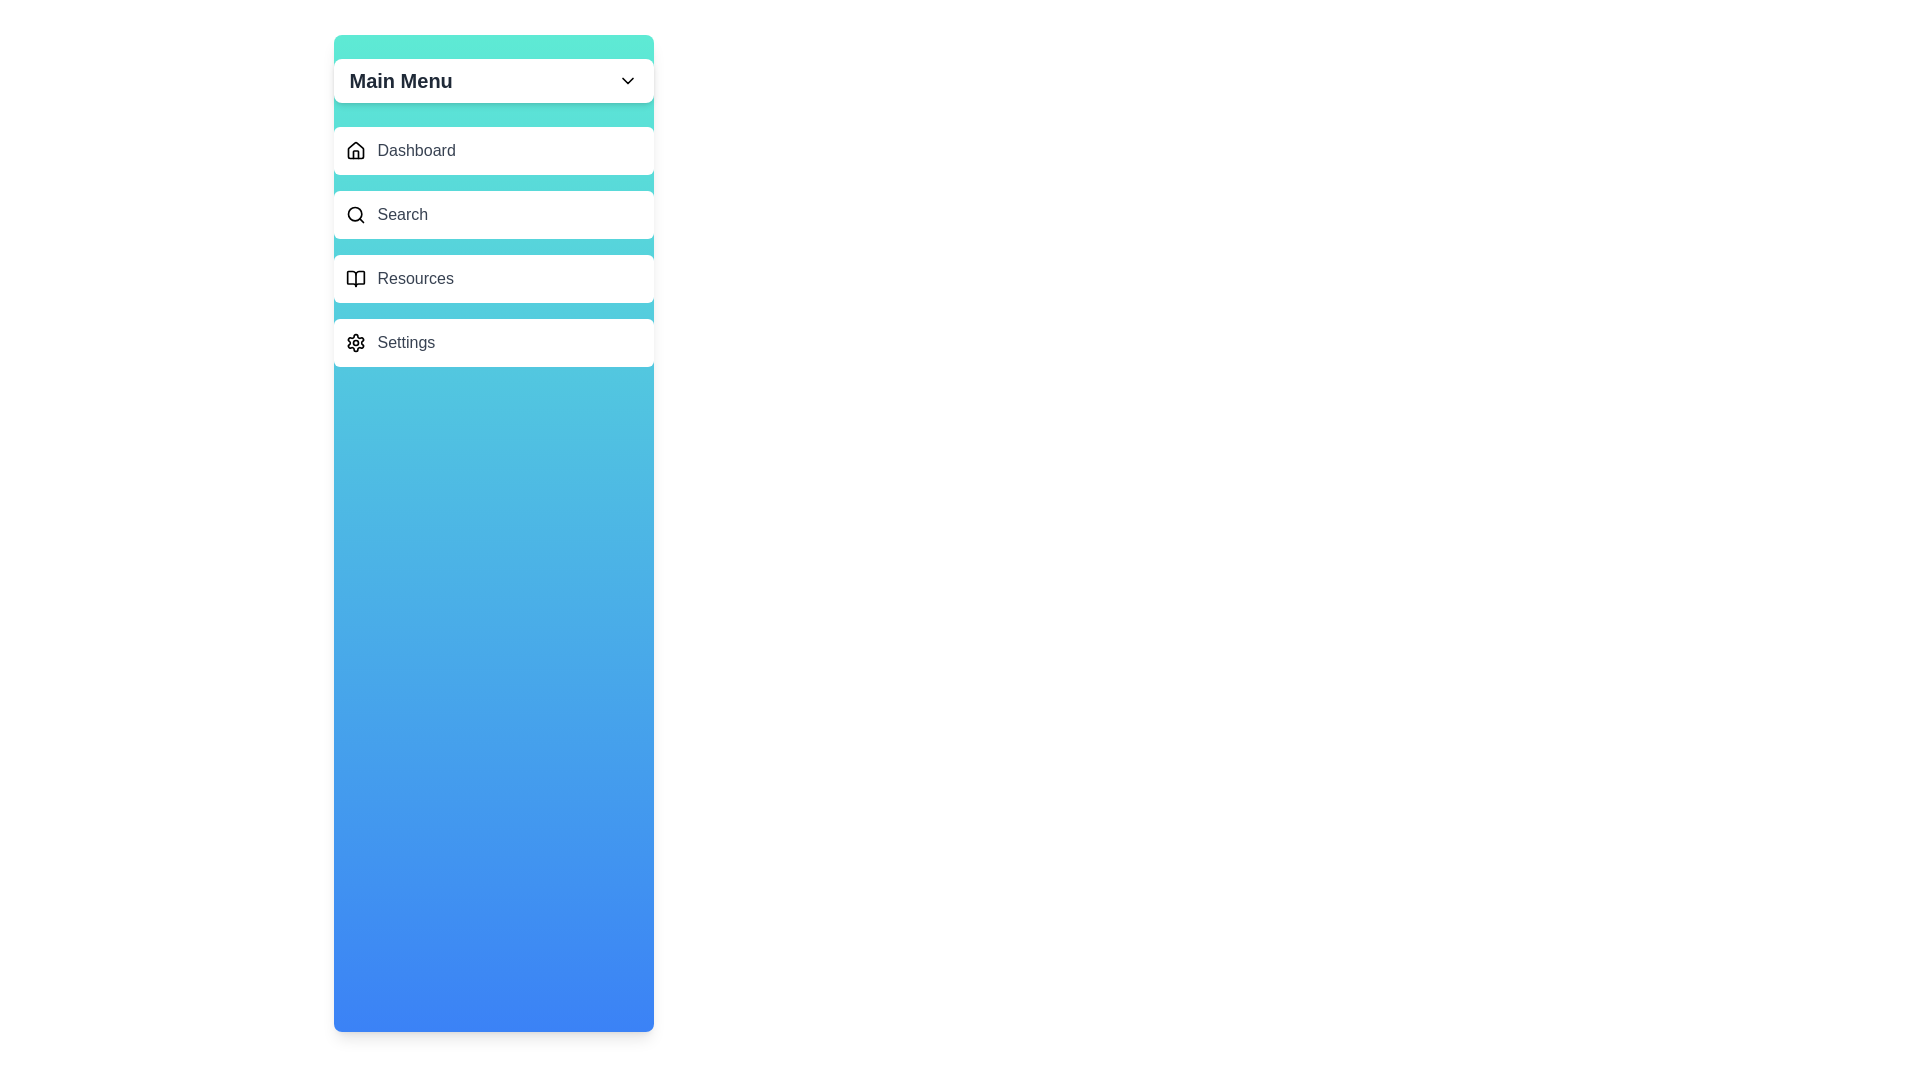 This screenshot has width=1920, height=1080. I want to click on the menu item Dashboard to highlight it, so click(493, 149).